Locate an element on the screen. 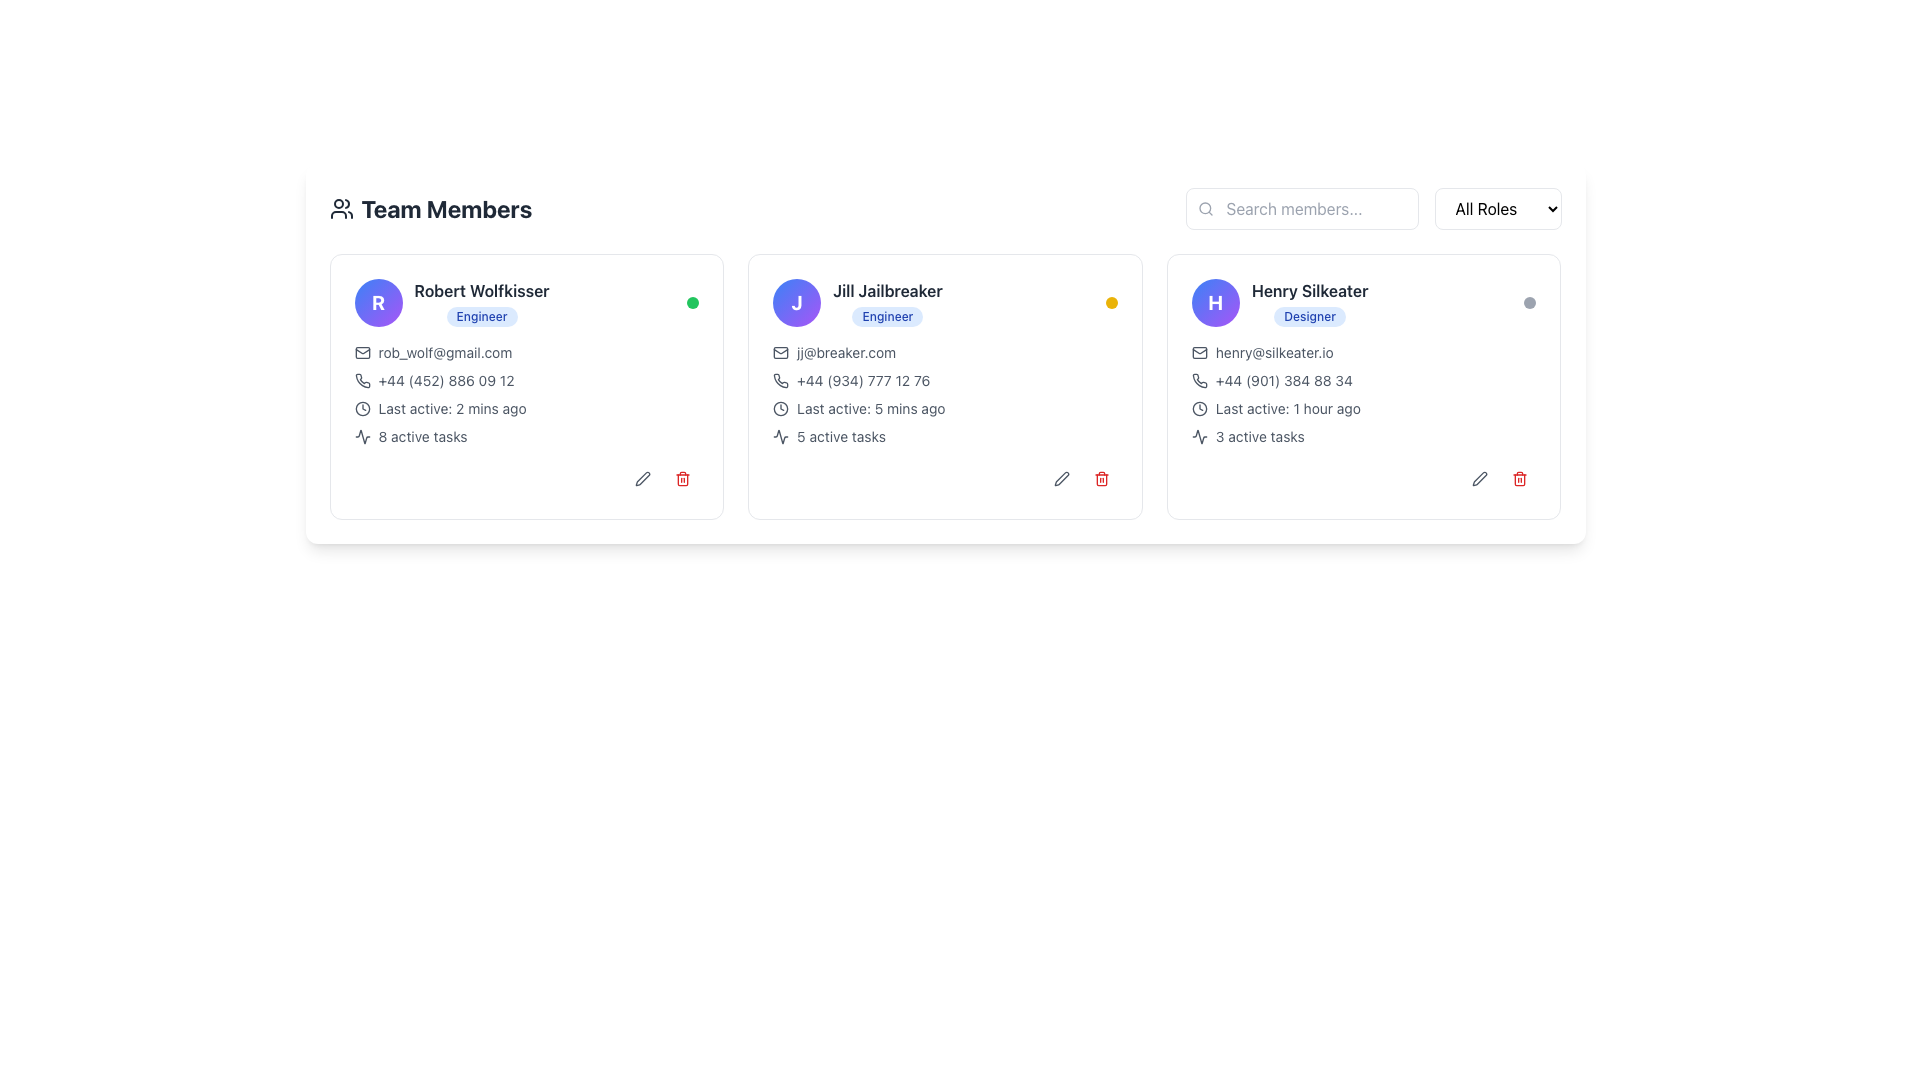  the text label that displays the last activity time of the user in the second profile card from the left is located at coordinates (871, 407).